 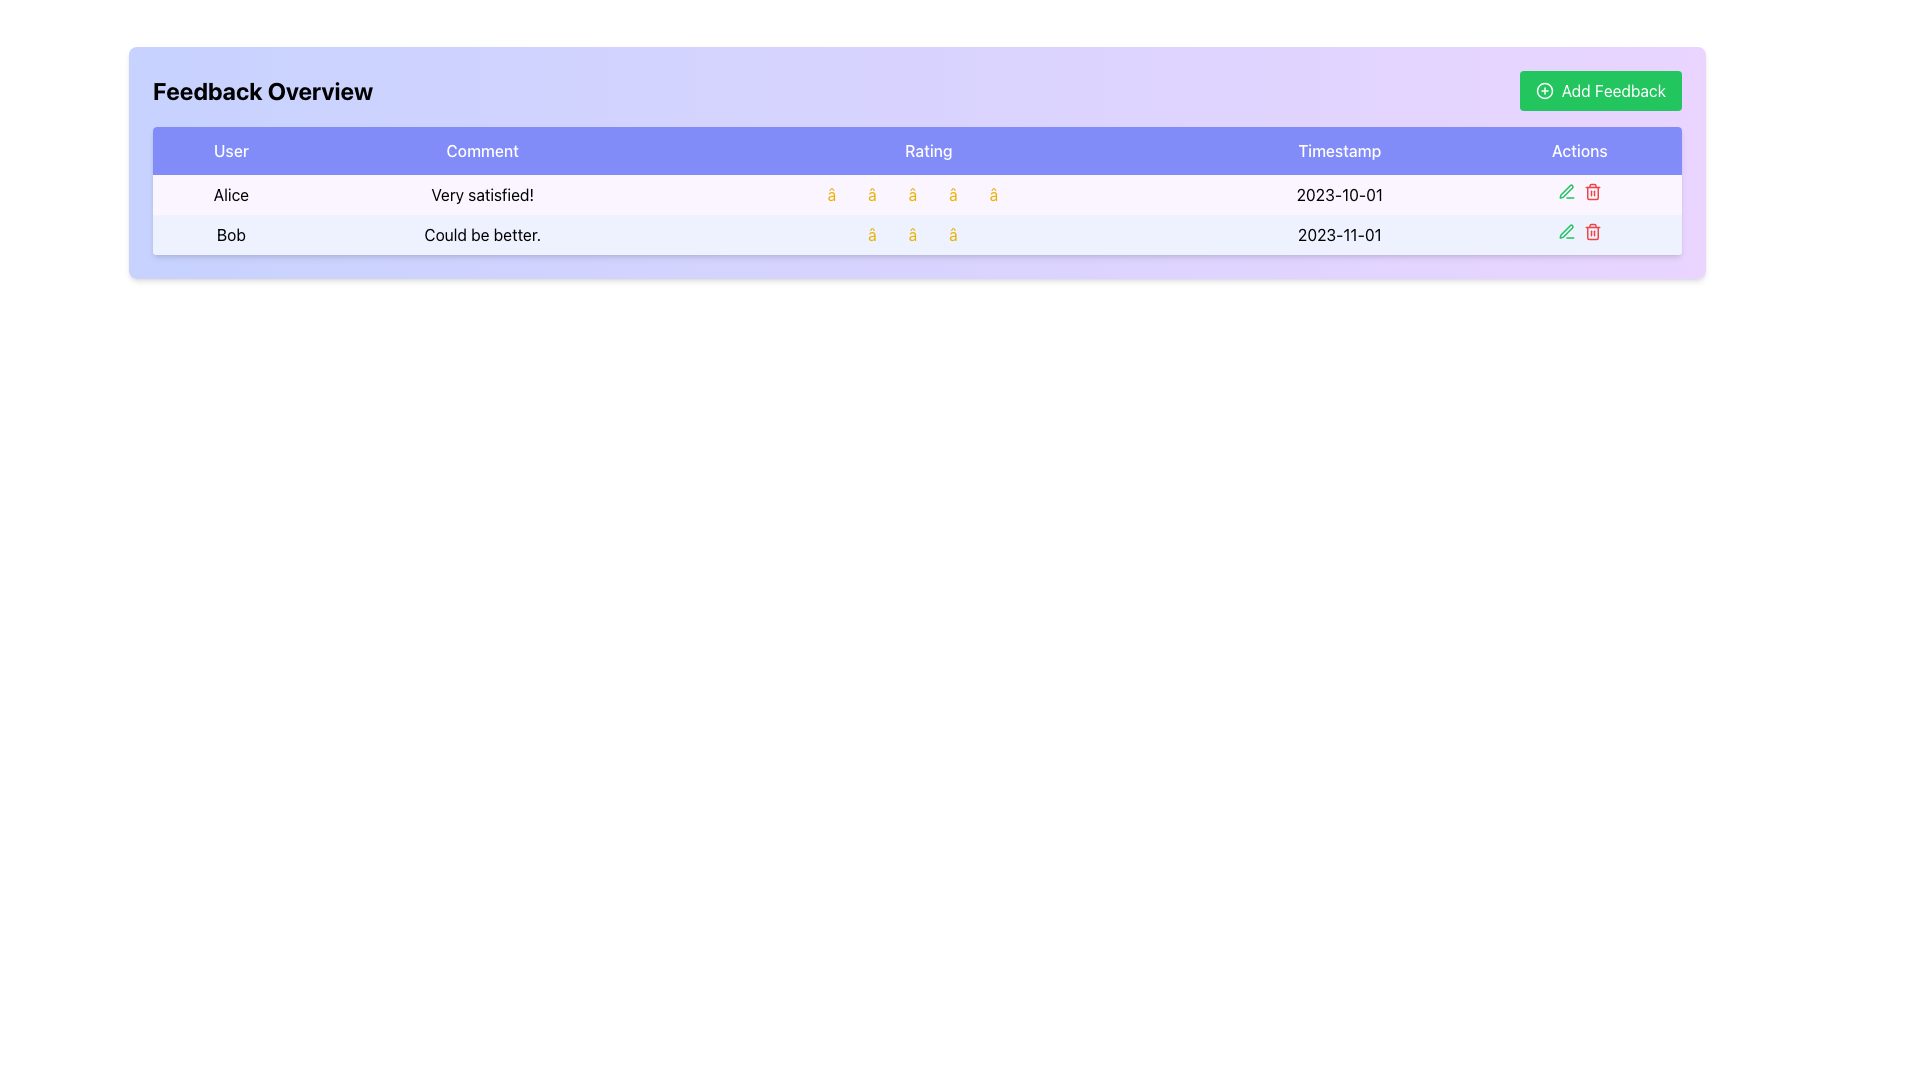 I want to click on the visual placeholder in the 'Actions' column of the feedback table for the user Alice, dated '2023-10-01', located next to the Edit and Delete icons, so click(x=1578, y=195).